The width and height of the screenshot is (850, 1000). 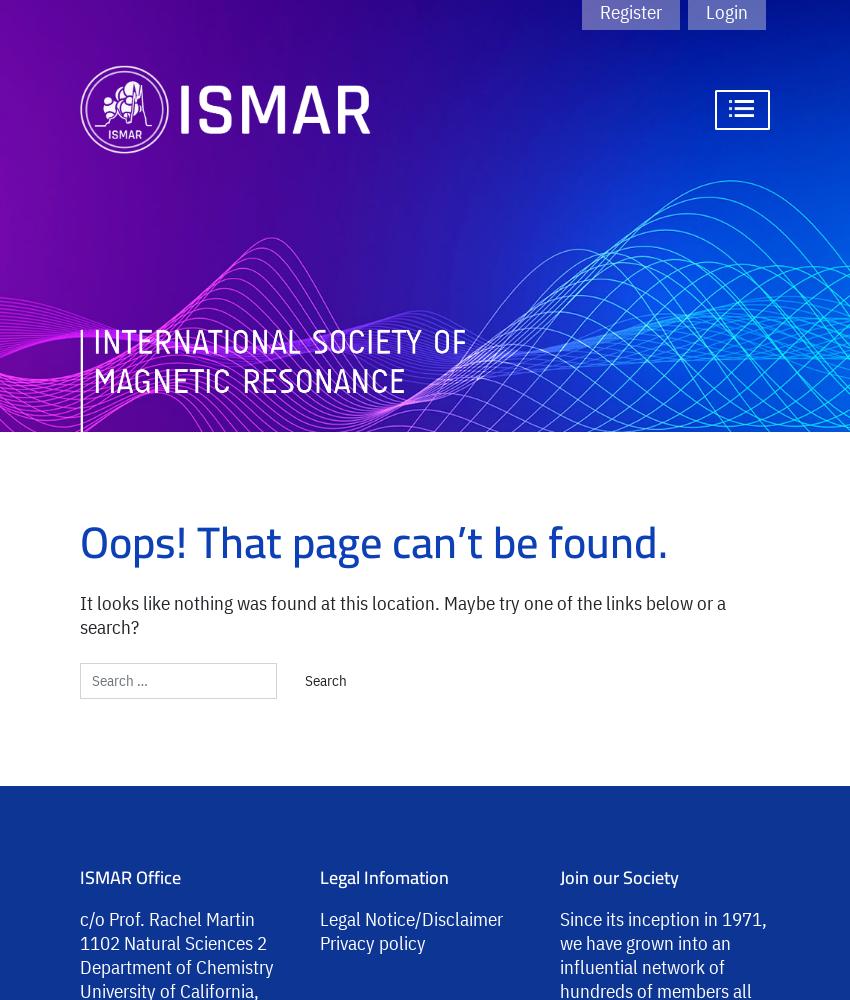 What do you see at coordinates (320, 918) in the screenshot?
I see `'Legal Notice/Disclaimer'` at bounding box center [320, 918].